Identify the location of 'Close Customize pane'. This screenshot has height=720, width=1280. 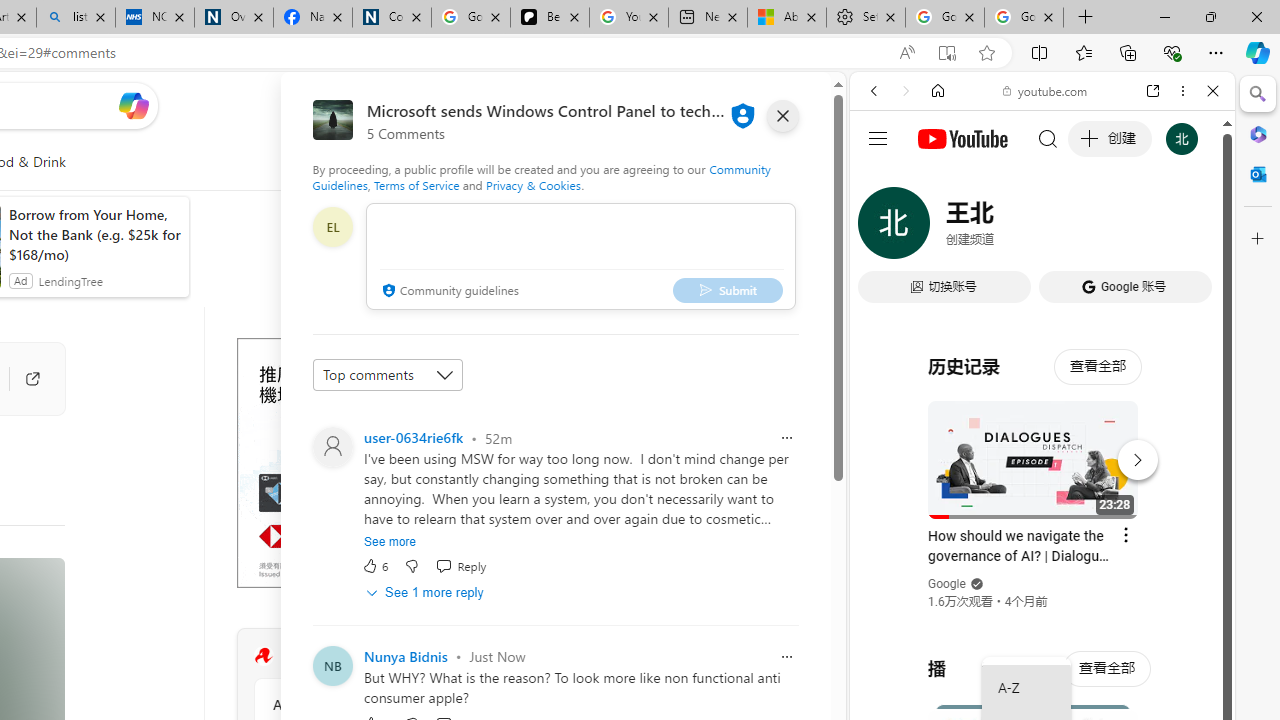
(1257, 238).